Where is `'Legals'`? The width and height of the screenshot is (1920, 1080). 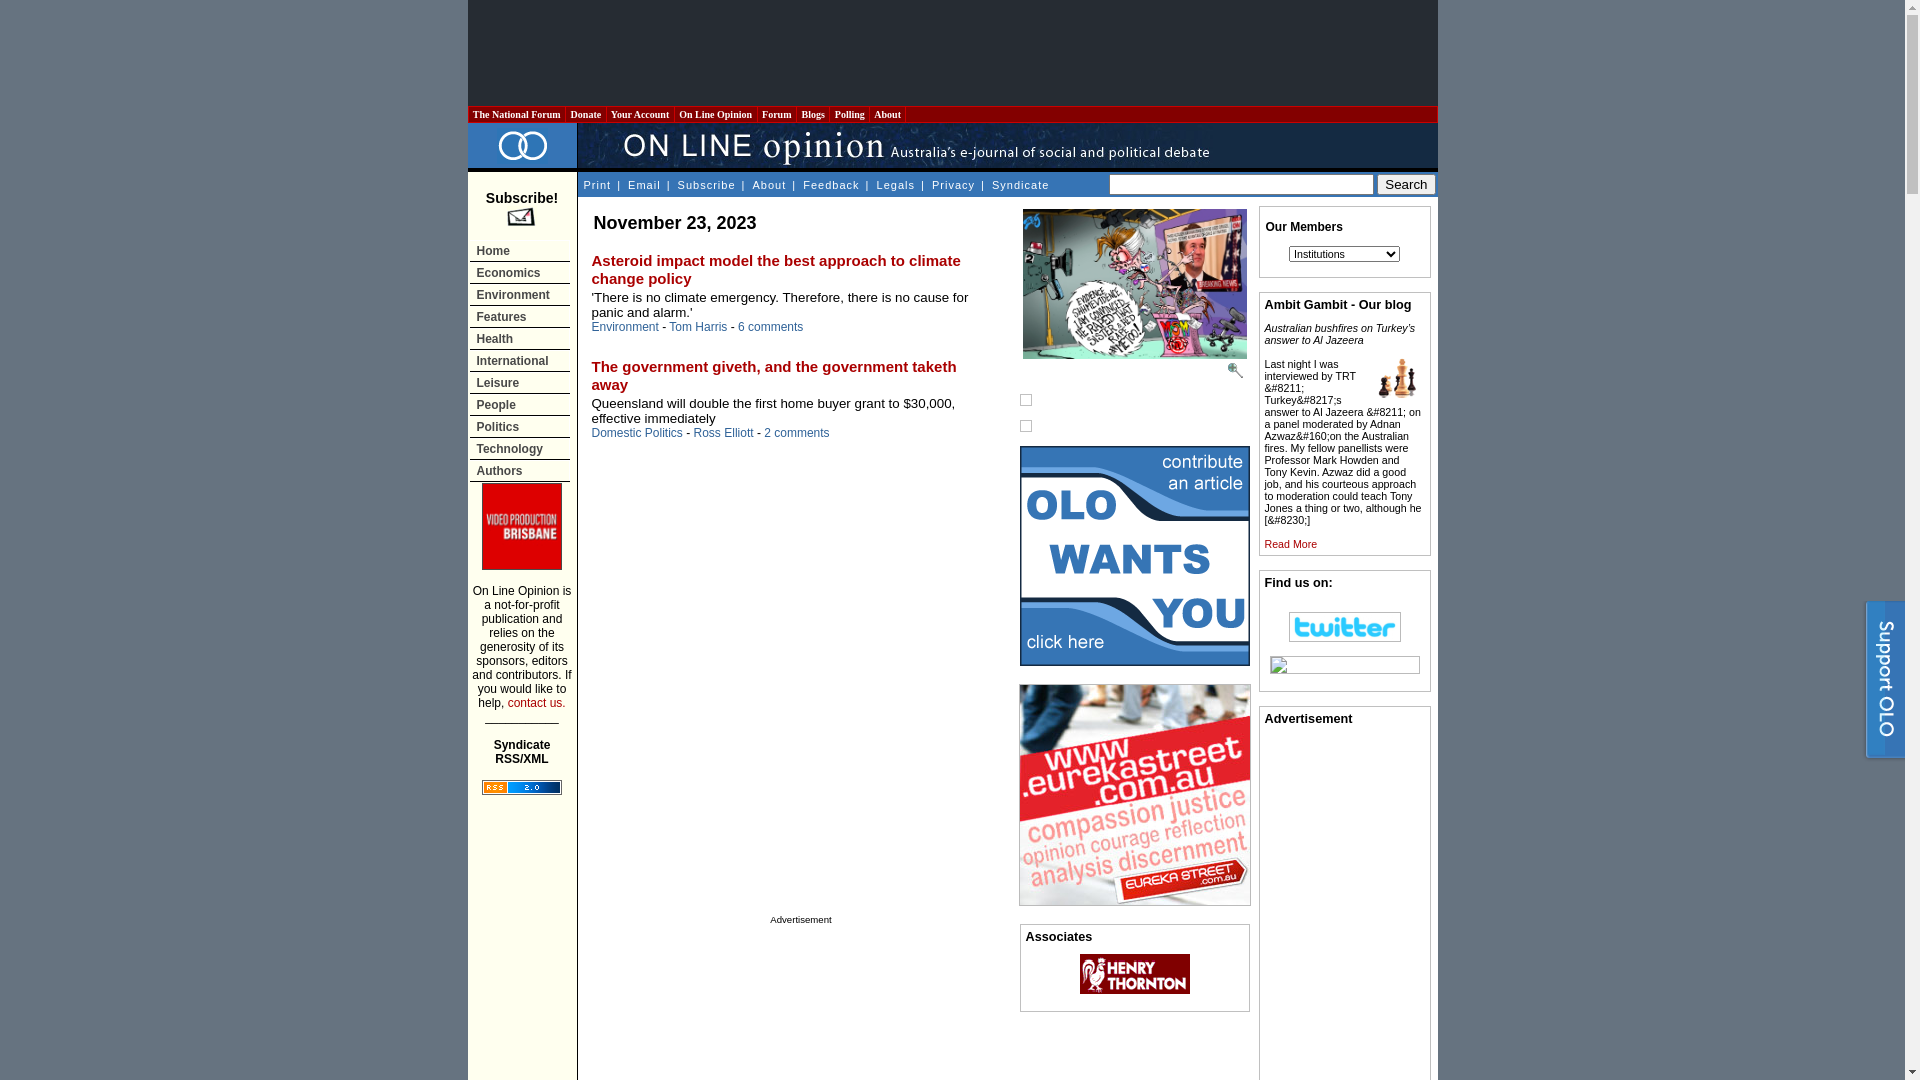 'Legals' is located at coordinates (894, 184).